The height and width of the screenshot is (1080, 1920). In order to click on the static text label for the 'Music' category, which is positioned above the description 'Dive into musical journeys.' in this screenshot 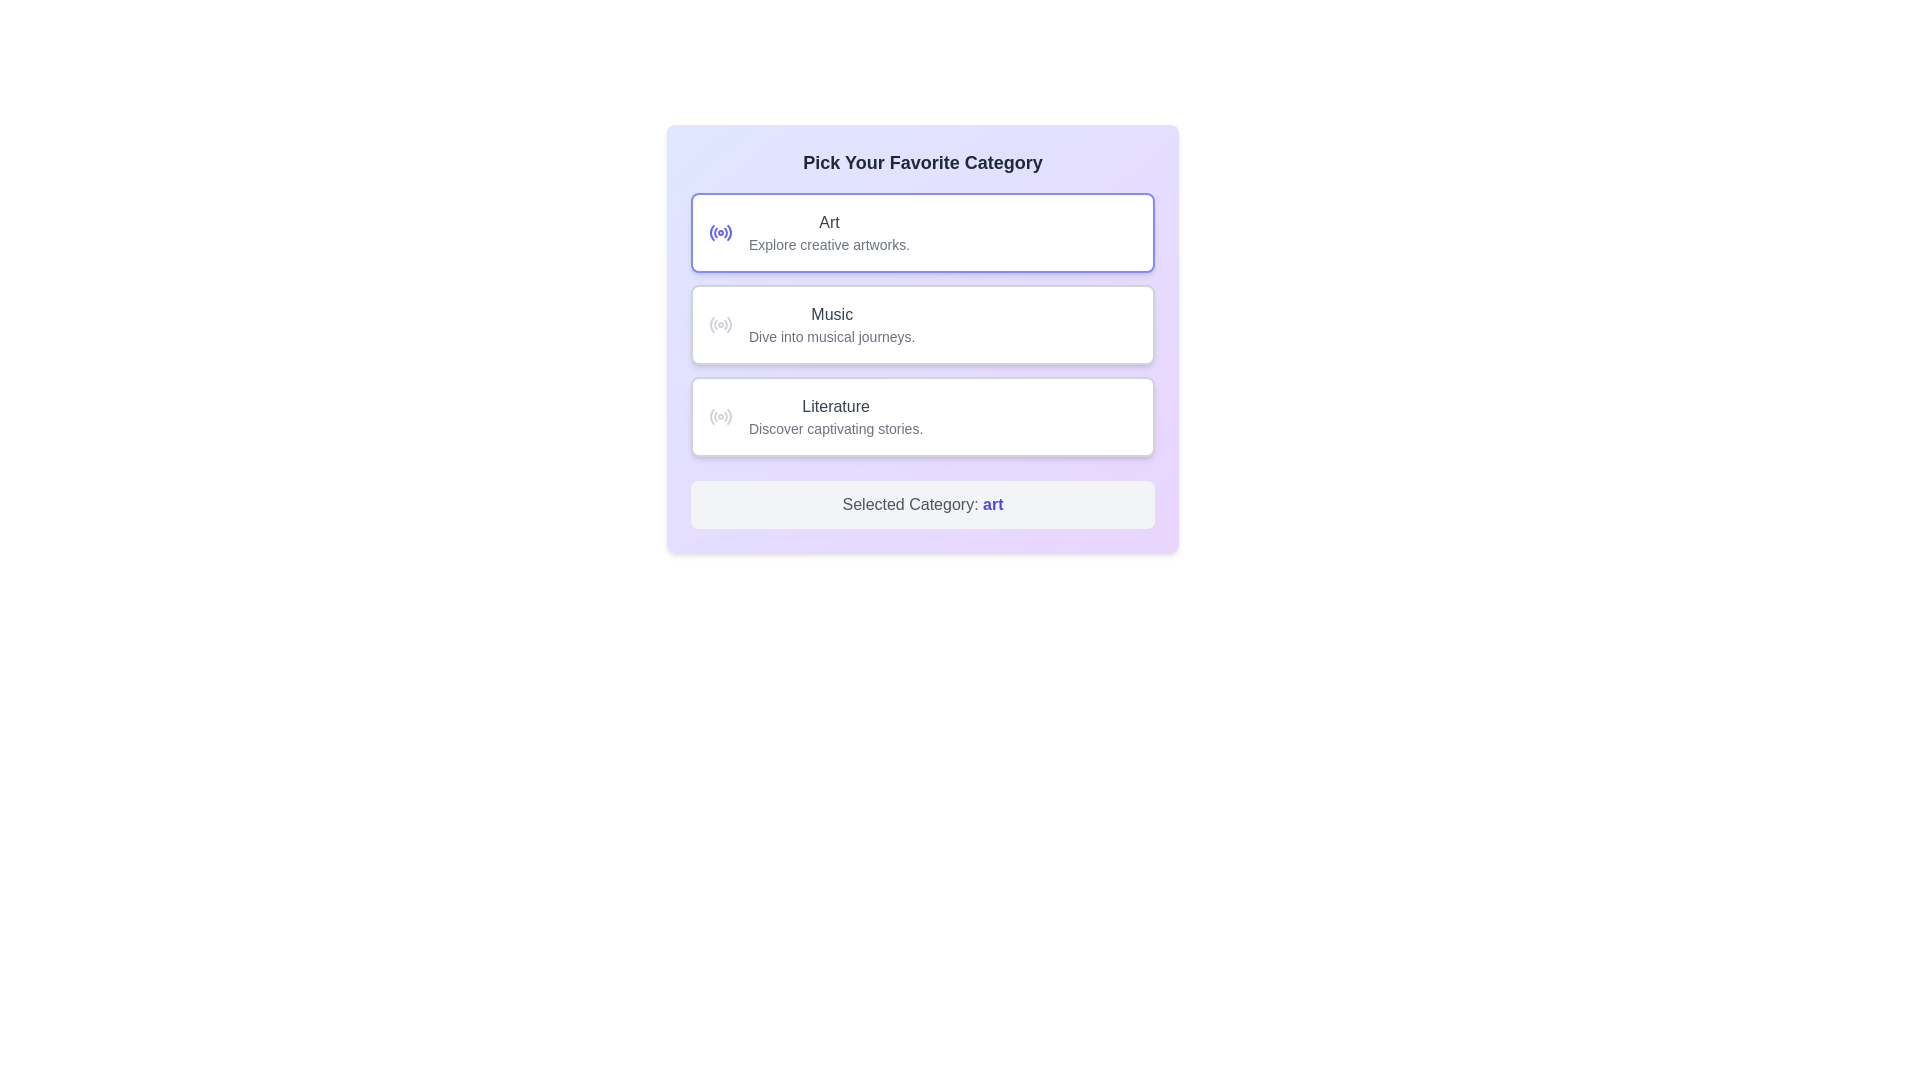, I will do `click(832, 315)`.